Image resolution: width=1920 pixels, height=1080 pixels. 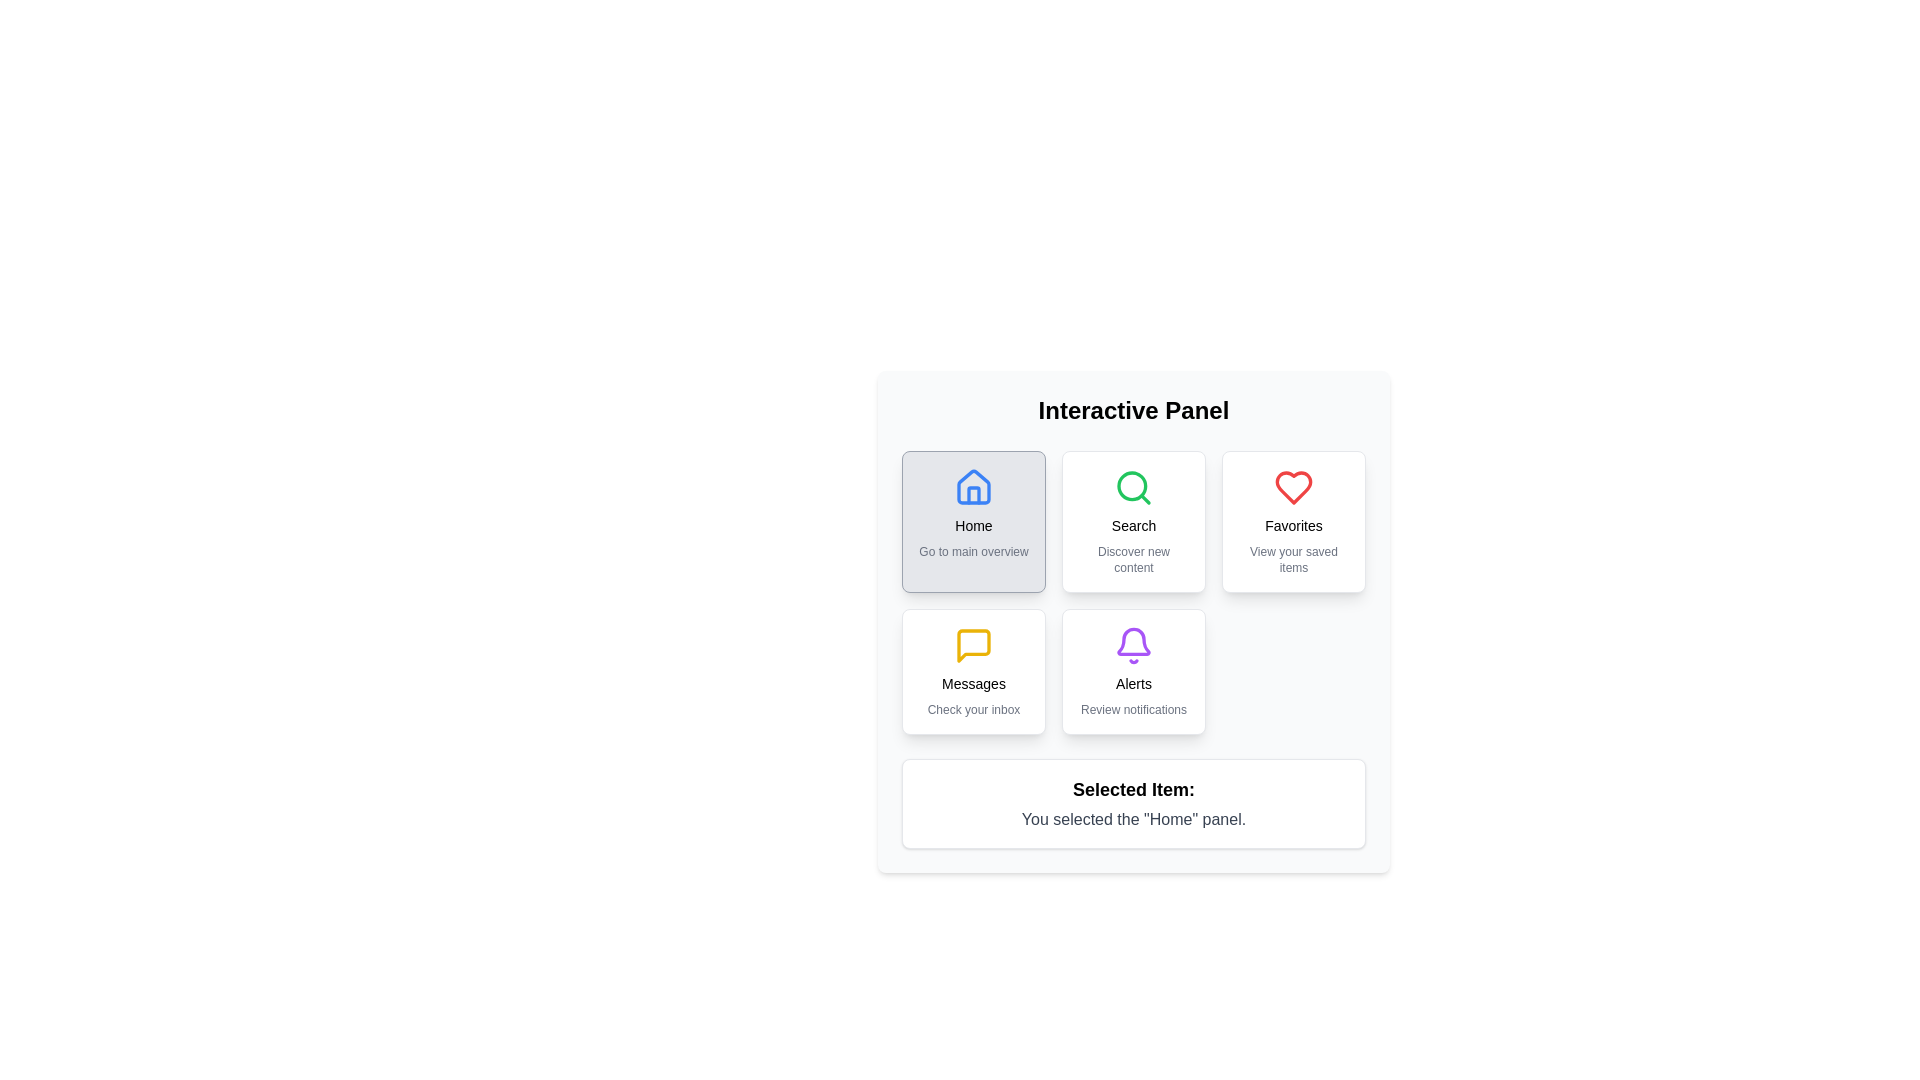 I want to click on the navigation button in the top-left corner of the grid layout for keyboard accessibility, so click(x=974, y=520).